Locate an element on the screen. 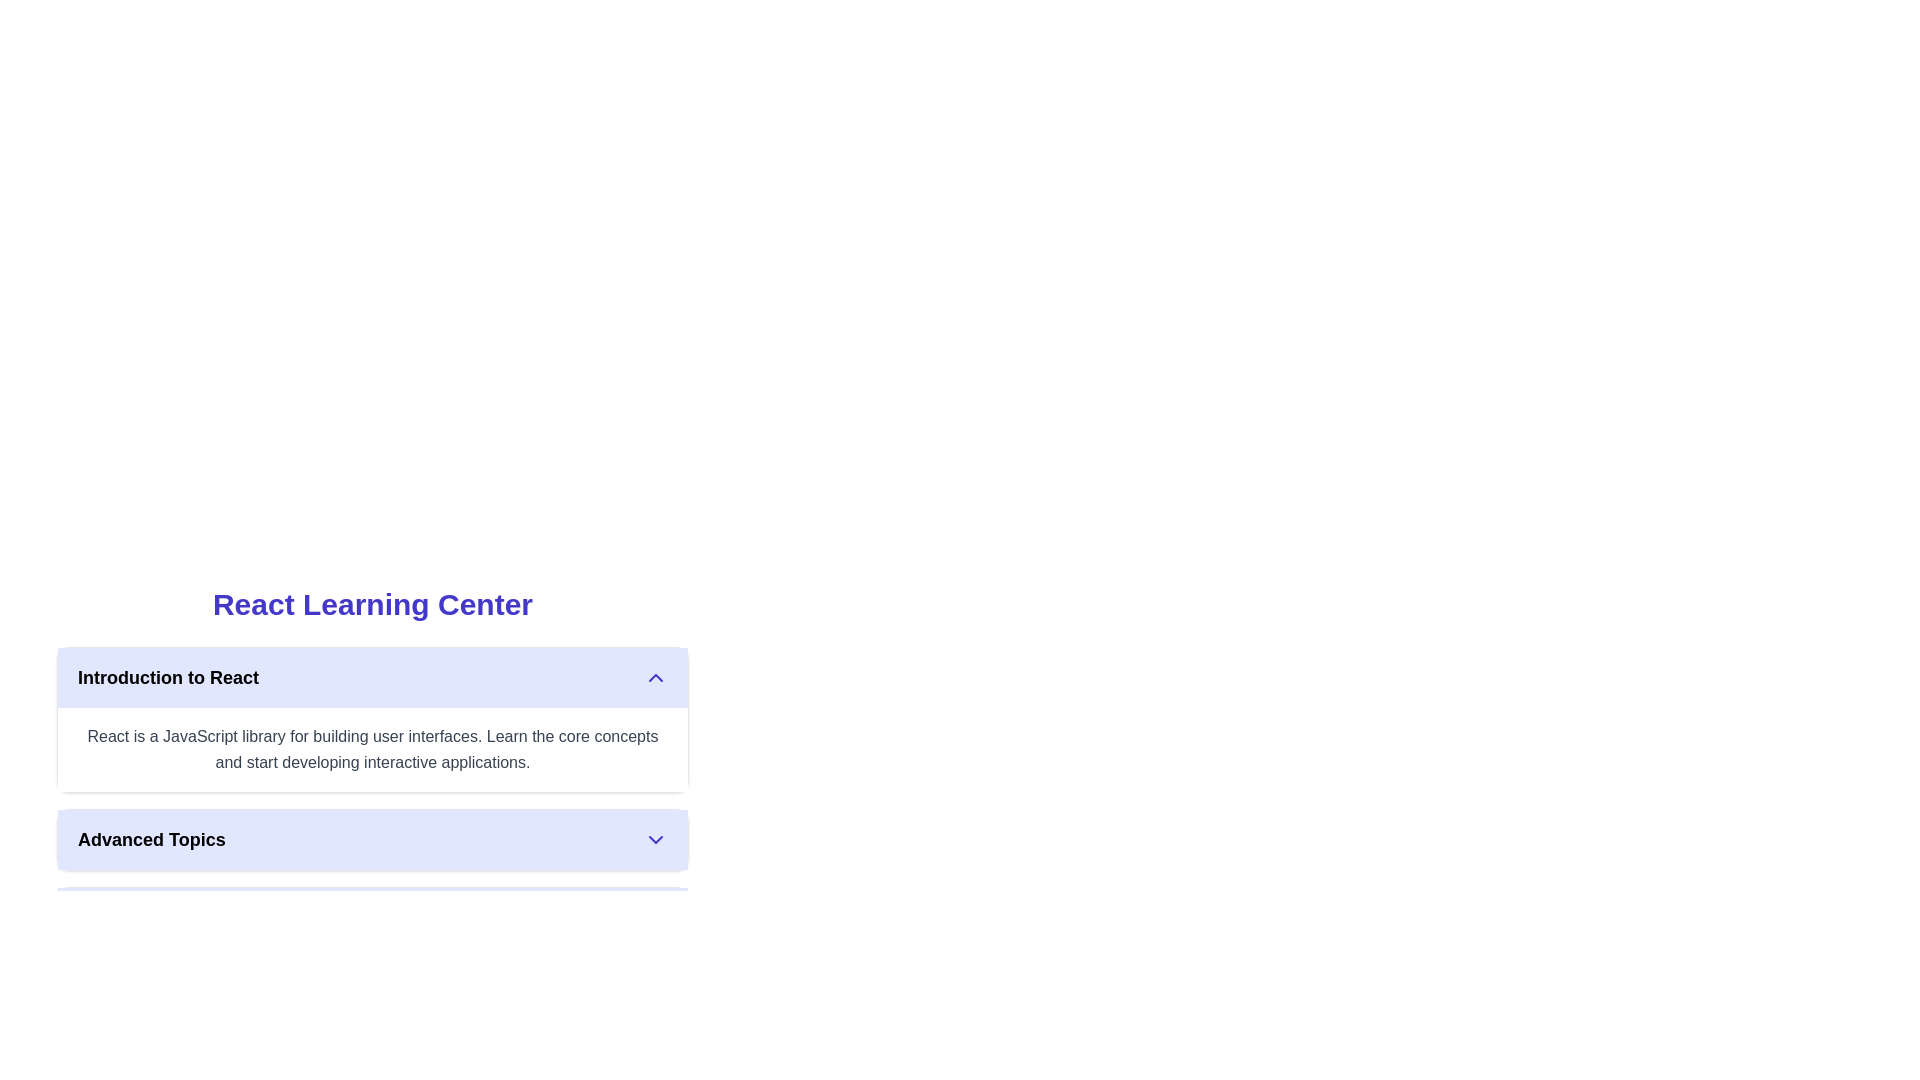 The image size is (1920, 1080). the 'Advanced Topics' Text Header is located at coordinates (150, 840).